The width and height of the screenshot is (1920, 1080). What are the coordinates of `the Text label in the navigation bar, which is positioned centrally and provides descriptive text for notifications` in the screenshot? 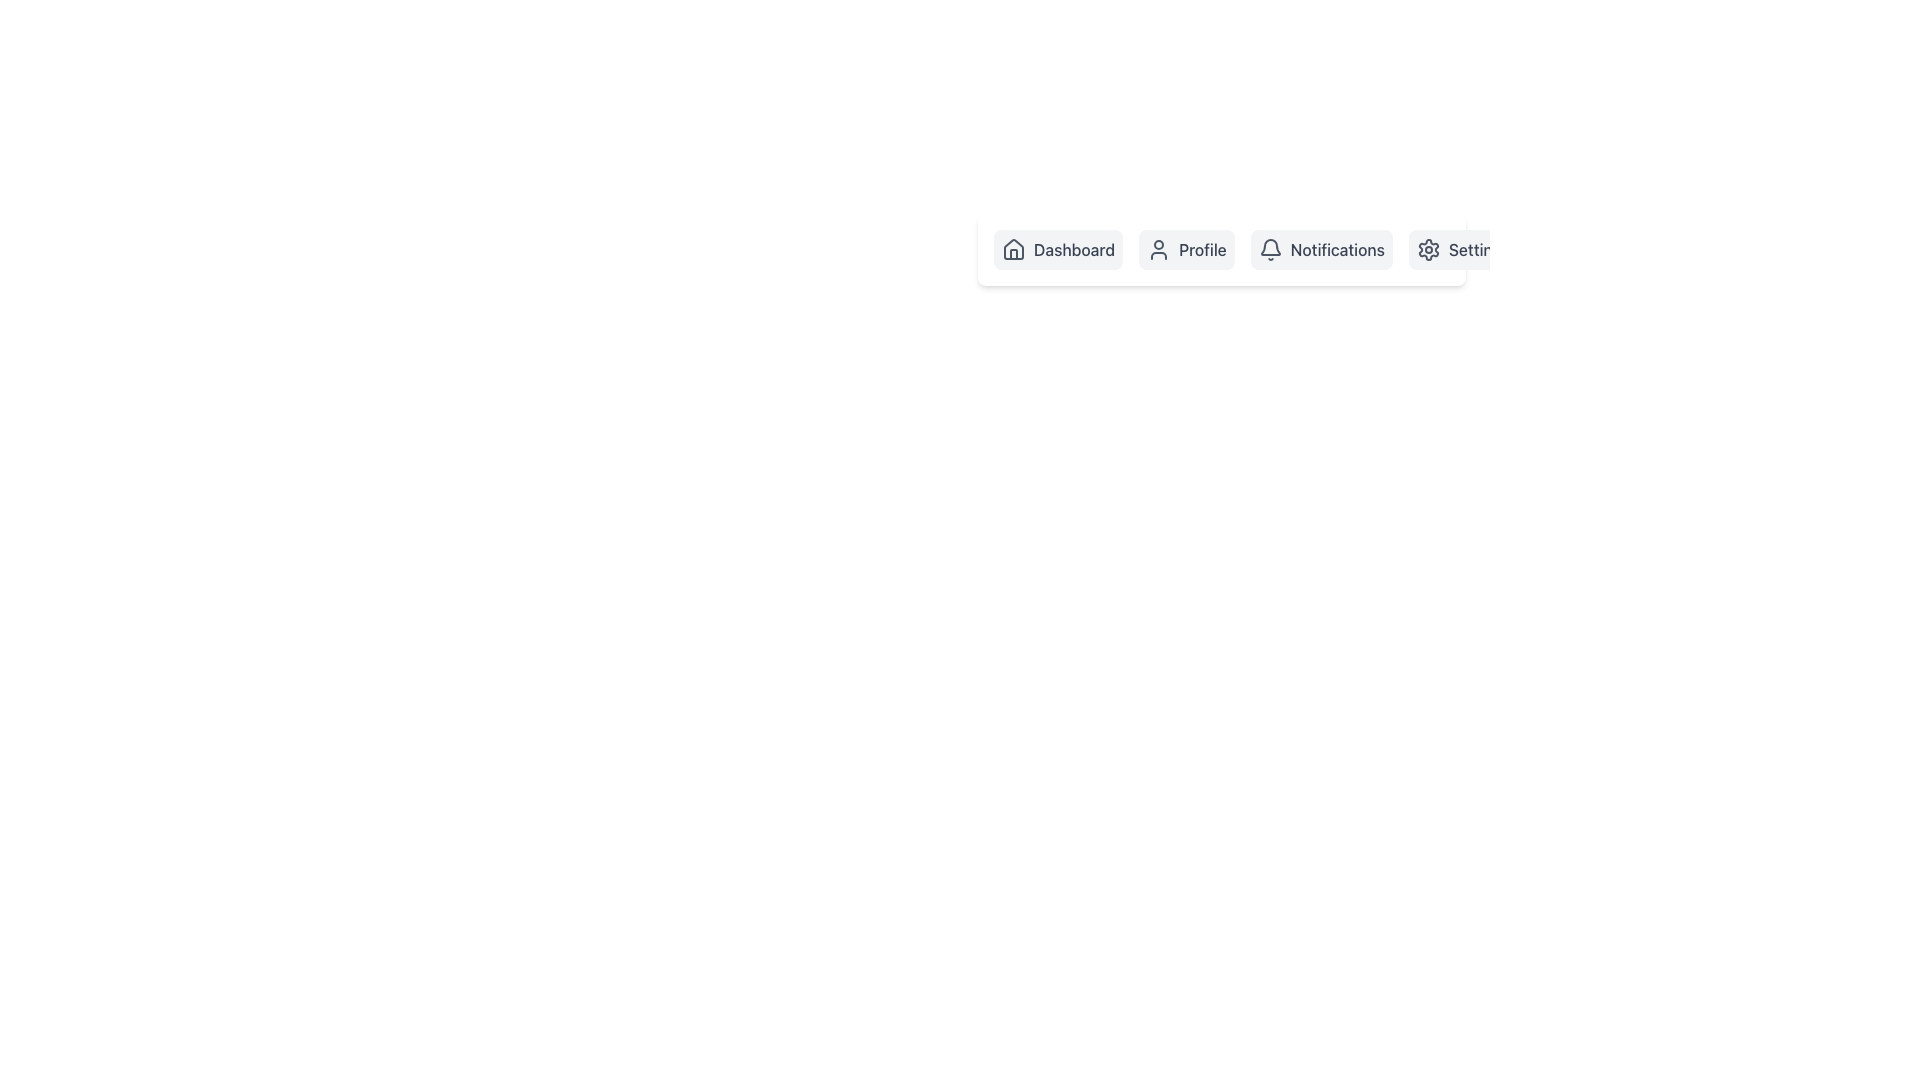 It's located at (1337, 249).